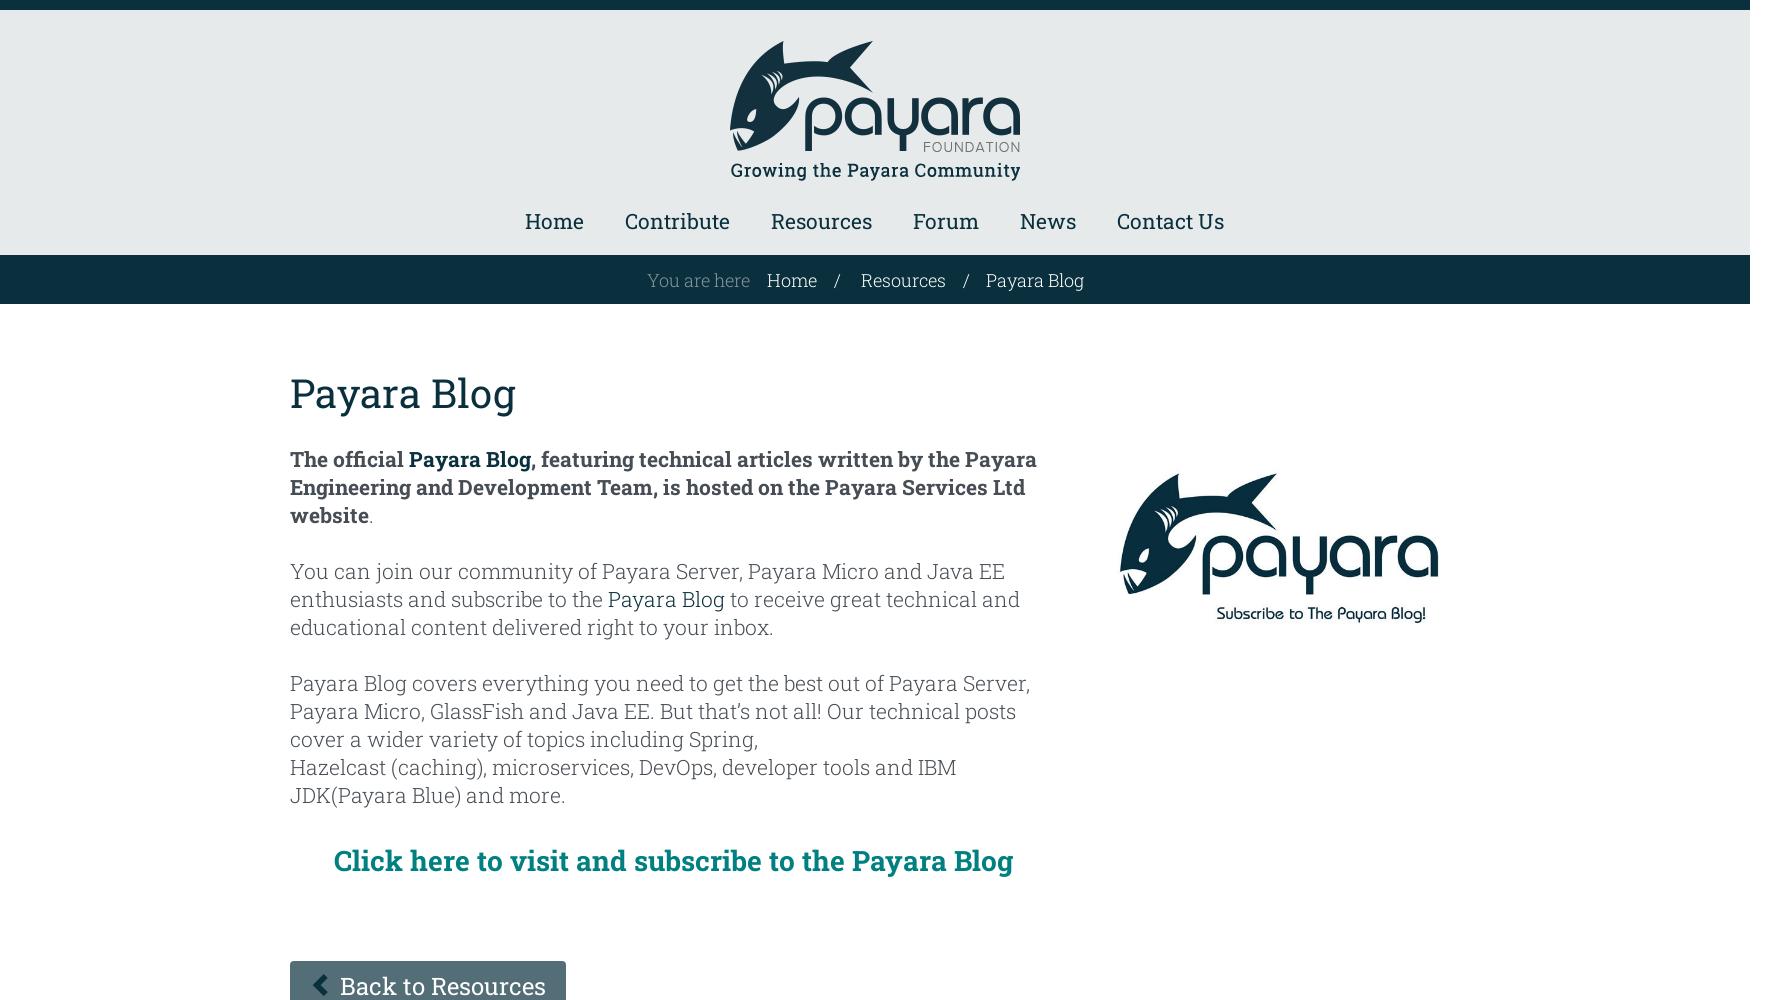 This screenshot has width=1771, height=1000. I want to click on 'Contact Us', so click(1169, 220).